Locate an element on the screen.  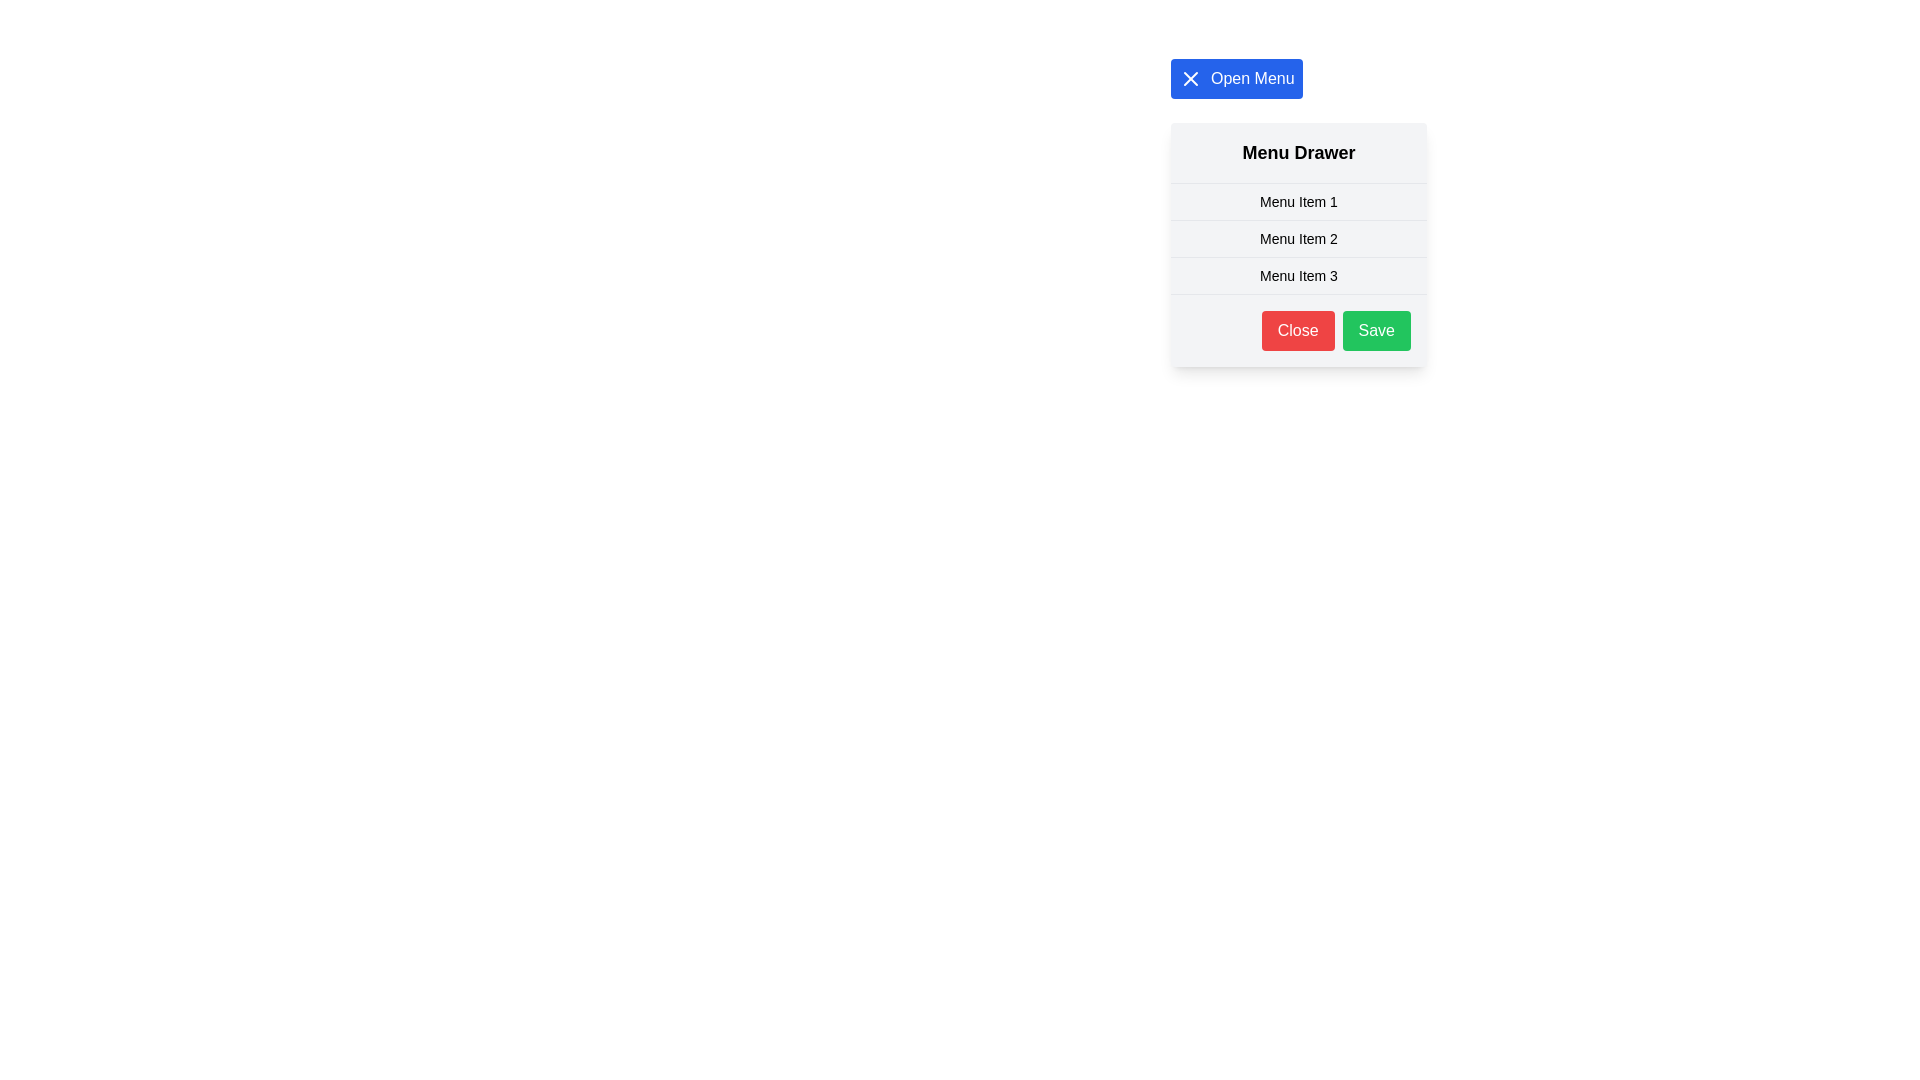
the second item in the 'Menu Drawer', which is a non-interactive Text display element located centrally between 'Menu Item 1' and 'Menu Item 3' is located at coordinates (1299, 238).